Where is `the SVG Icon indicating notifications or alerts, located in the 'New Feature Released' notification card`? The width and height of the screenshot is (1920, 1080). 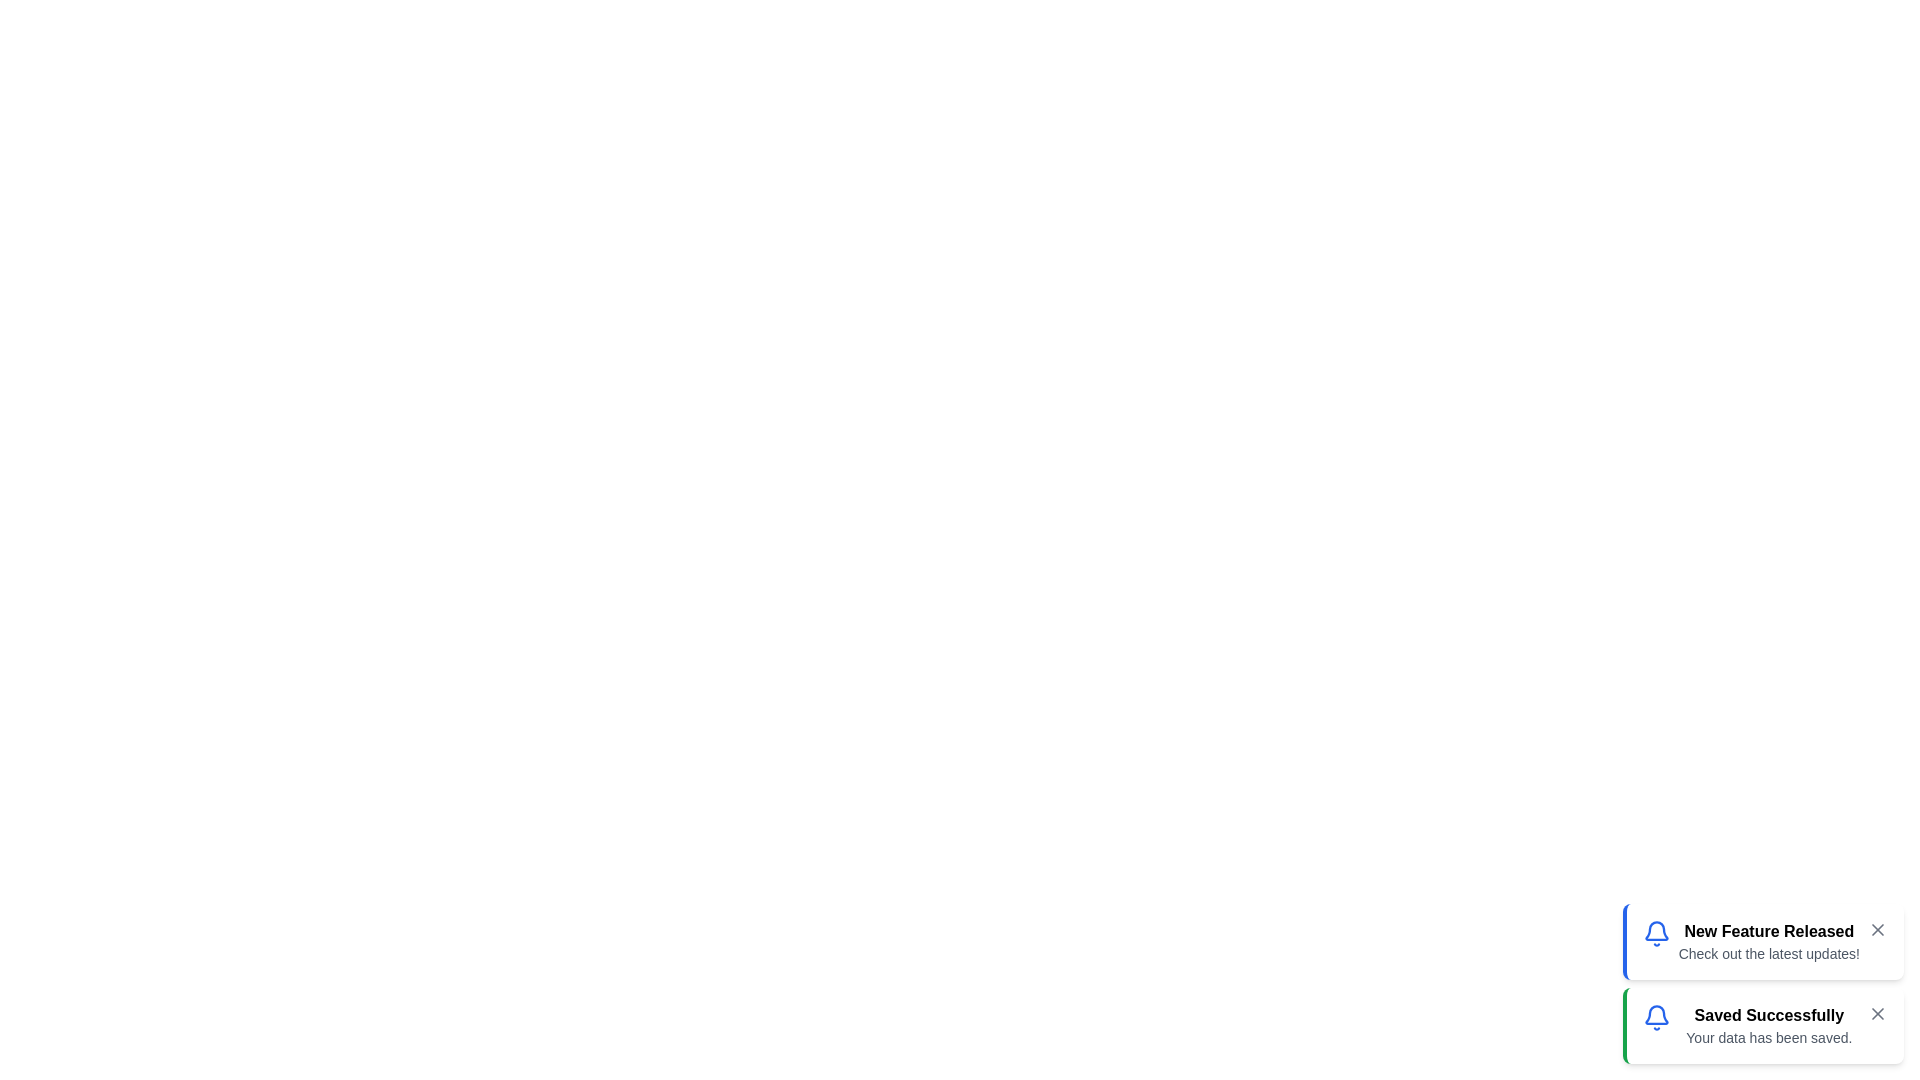 the SVG Icon indicating notifications or alerts, located in the 'New Feature Released' notification card is located at coordinates (1656, 933).